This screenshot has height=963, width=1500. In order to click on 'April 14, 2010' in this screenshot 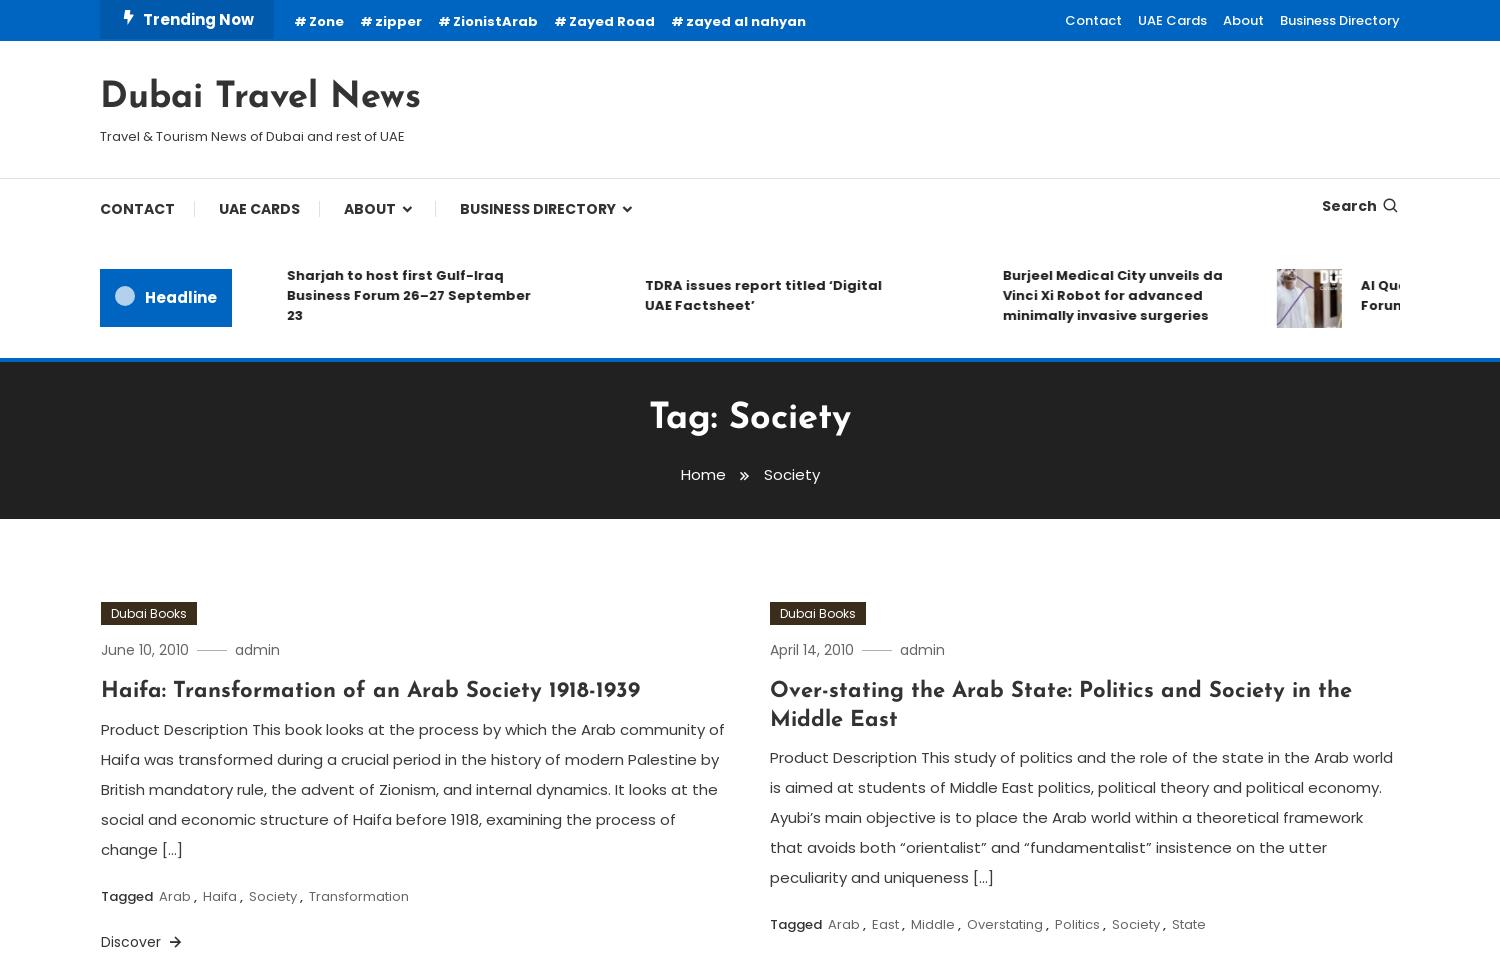, I will do `click(769, 647)`.